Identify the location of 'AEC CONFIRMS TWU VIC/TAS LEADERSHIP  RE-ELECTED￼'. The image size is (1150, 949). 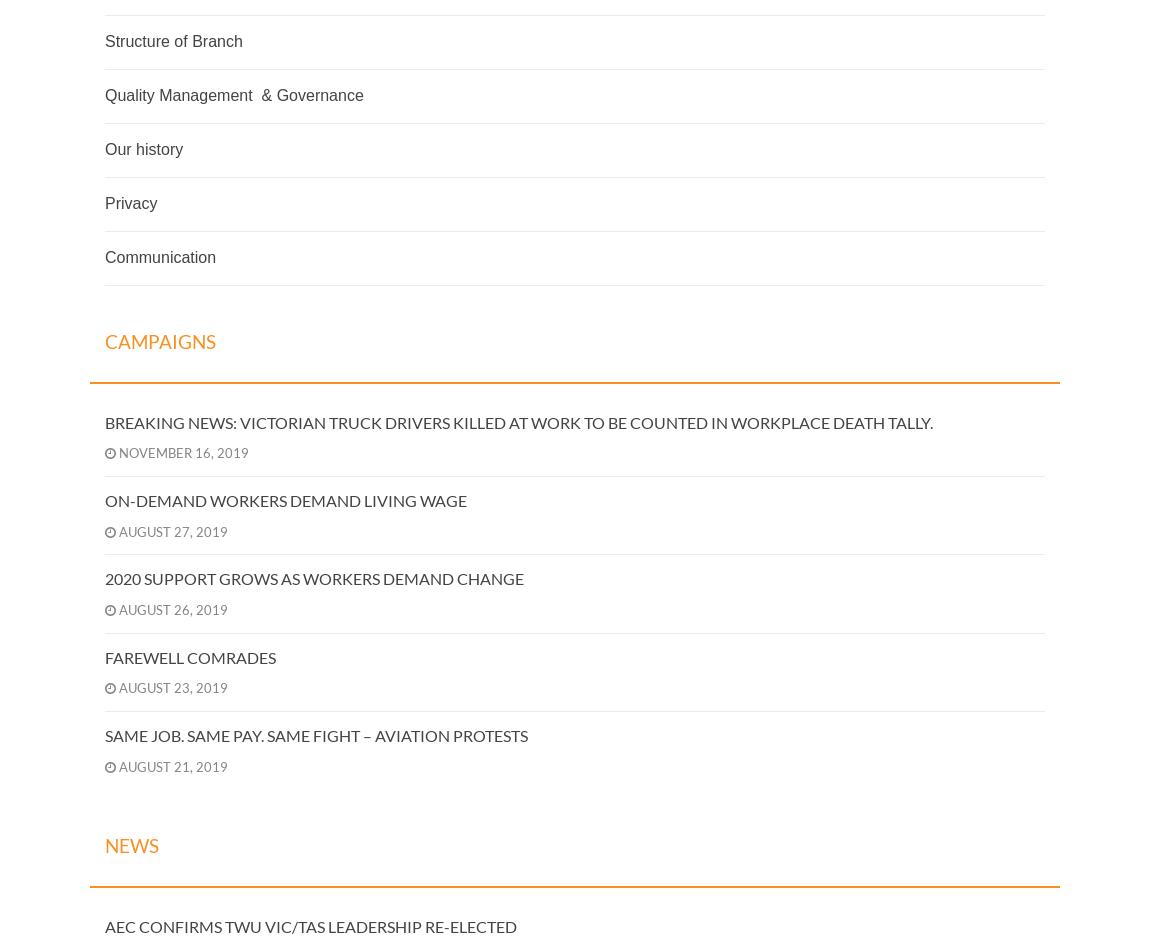
(310, 924).